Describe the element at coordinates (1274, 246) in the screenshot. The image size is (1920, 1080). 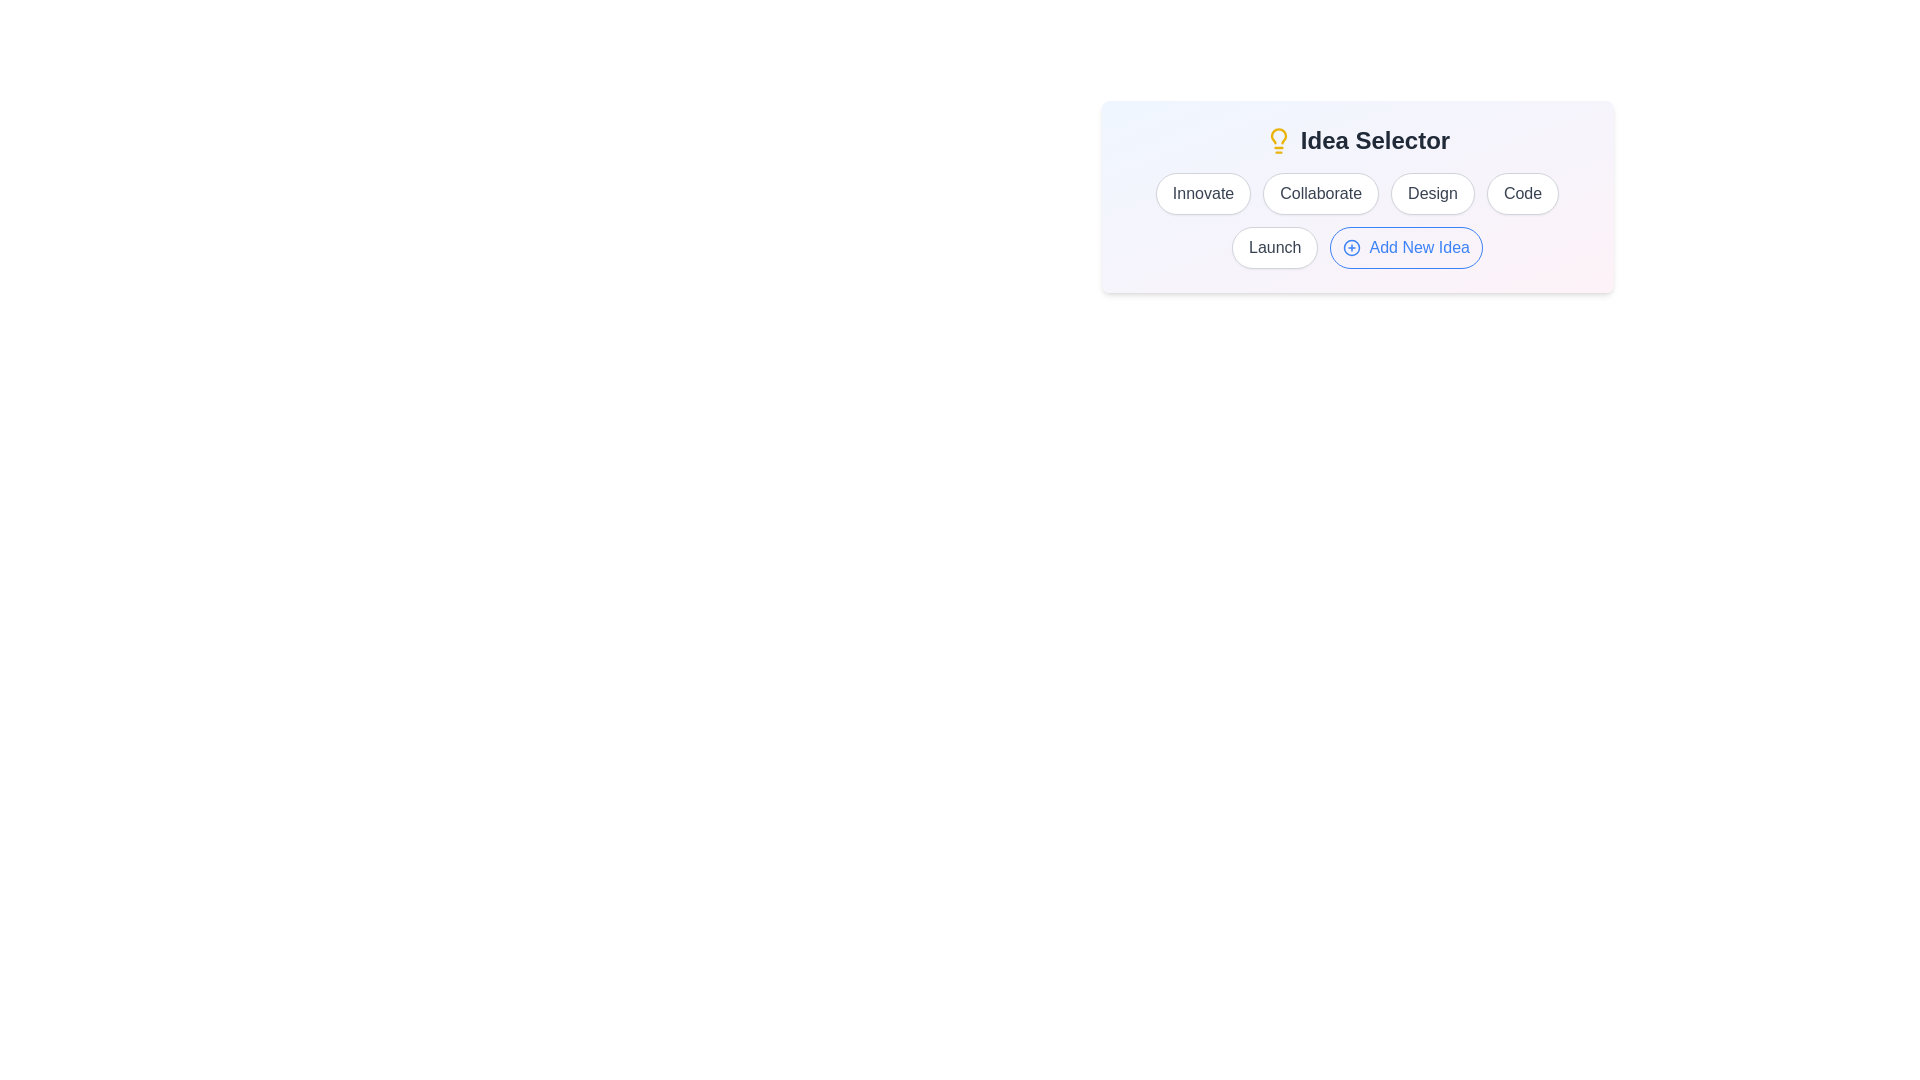
I see `the Launch button to observe its hover effect` at that location.